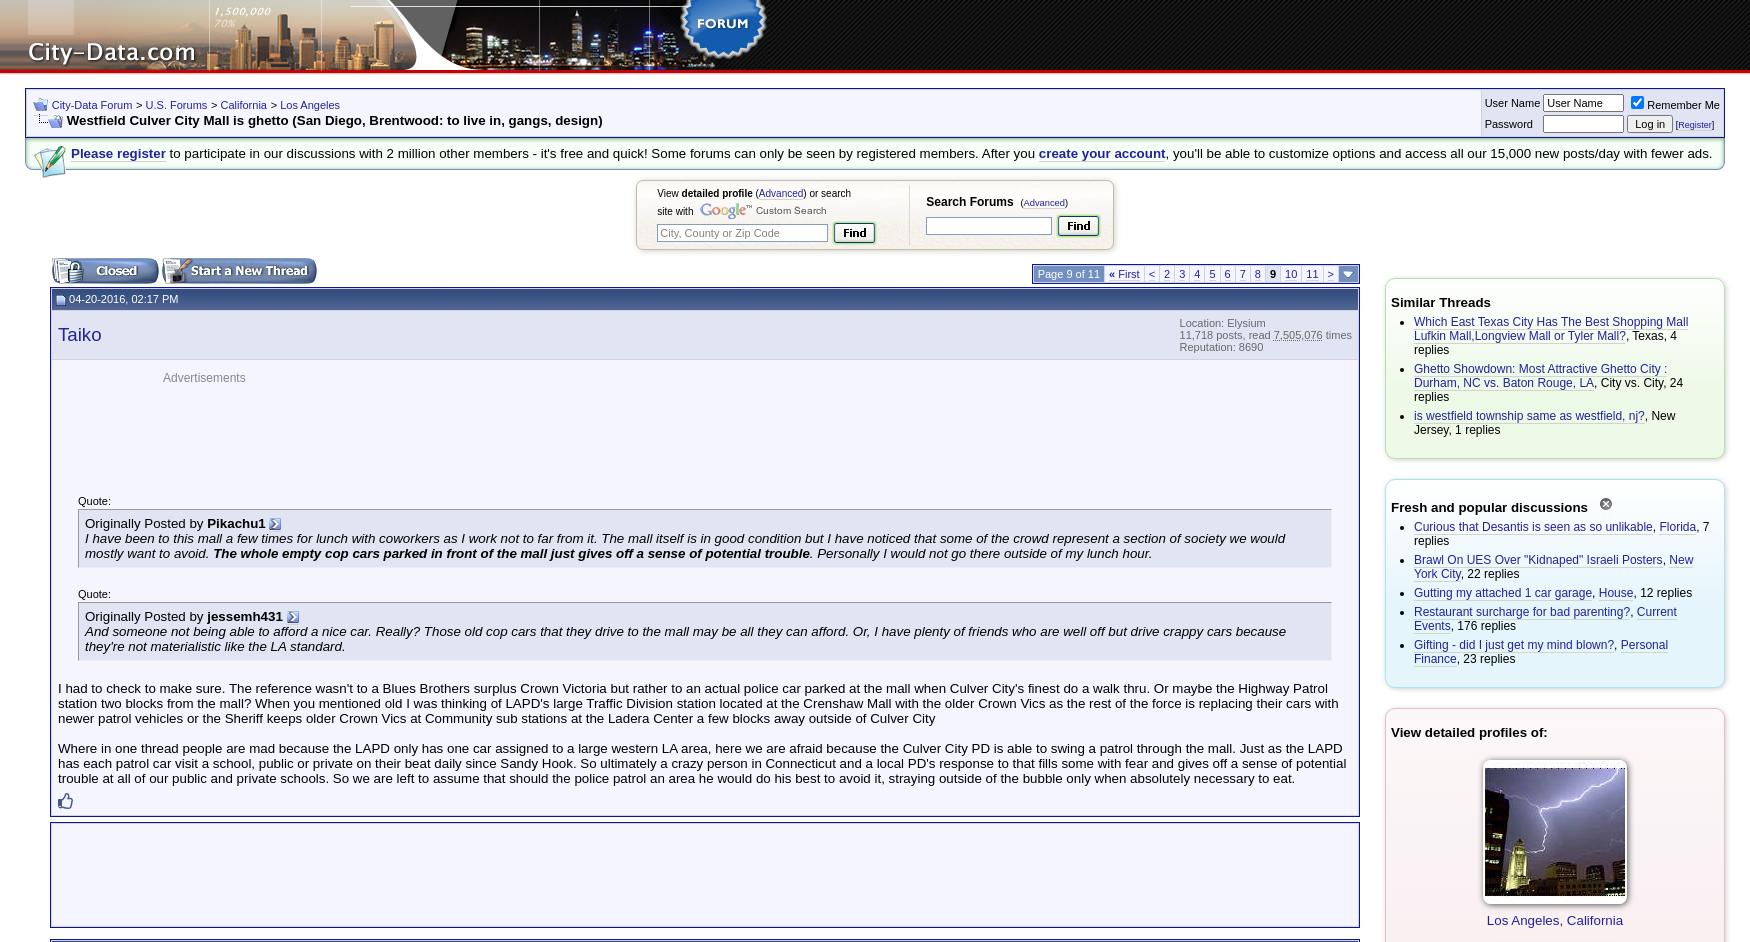 Image resolution: width=1750 pixels, height=942 pixels. I want to click on 'Brawl On UES Over "Kidnaped" Israeli Posters', so click(1537, 559).